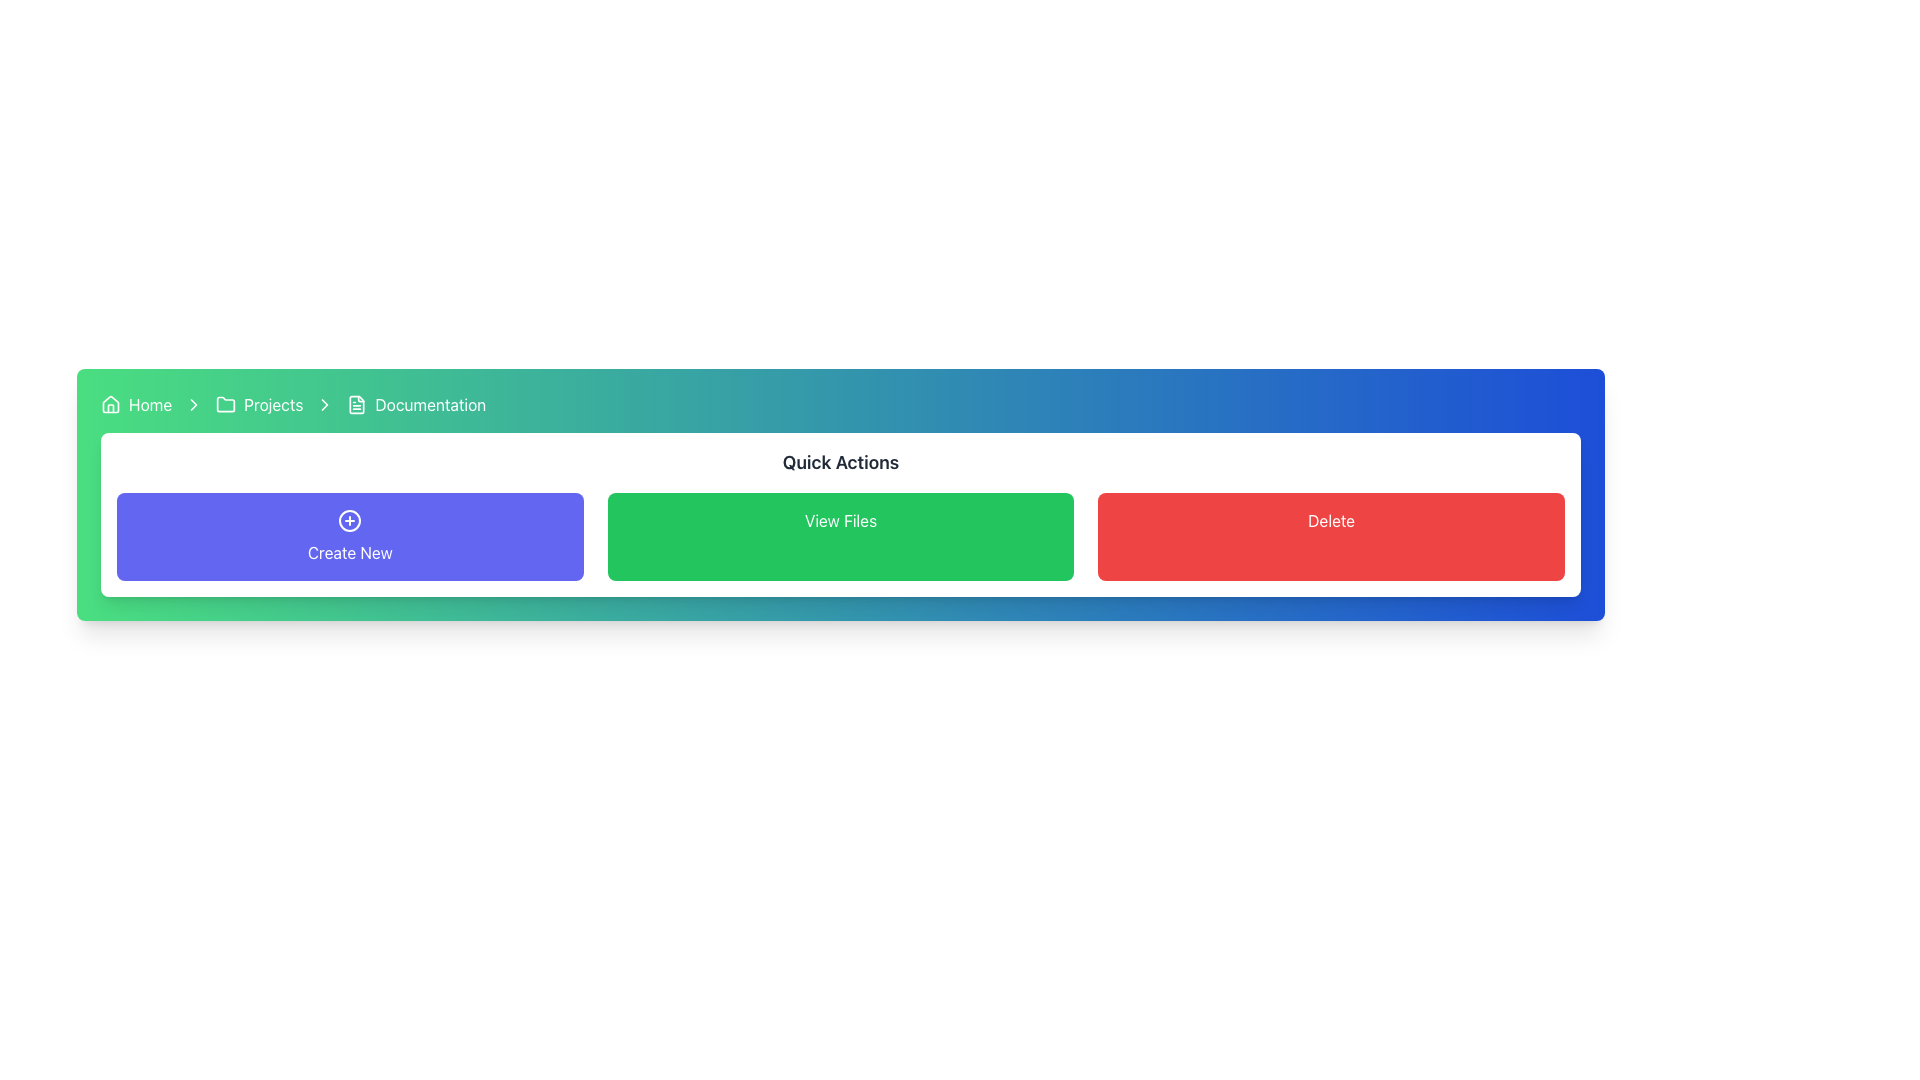  Describe the element at coordinates (350, 552) in the screenshot. I see `the text element displaying 'Create New' which is centrally aligned within the blue button in the 'Quick Actions' section` at that location.